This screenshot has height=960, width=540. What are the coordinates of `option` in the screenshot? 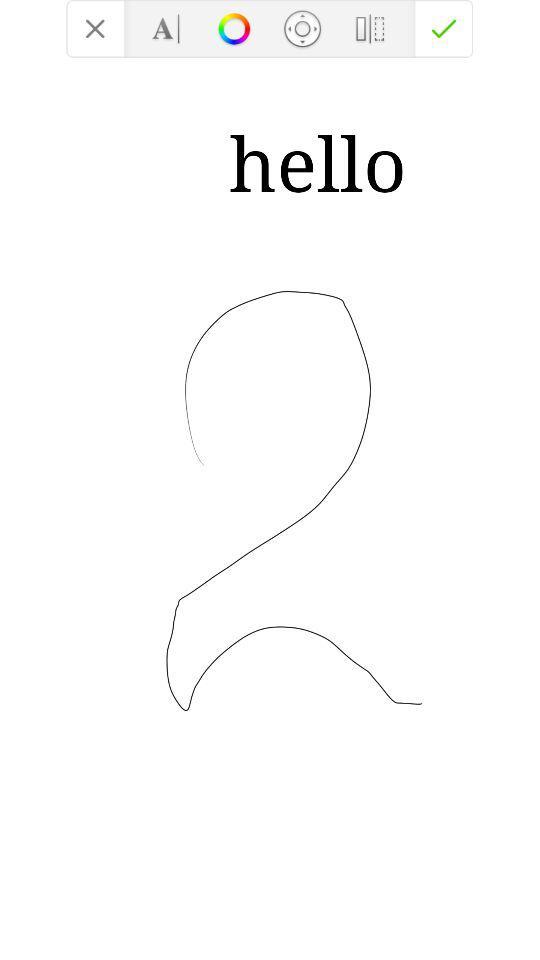 It's located at (94, 27).